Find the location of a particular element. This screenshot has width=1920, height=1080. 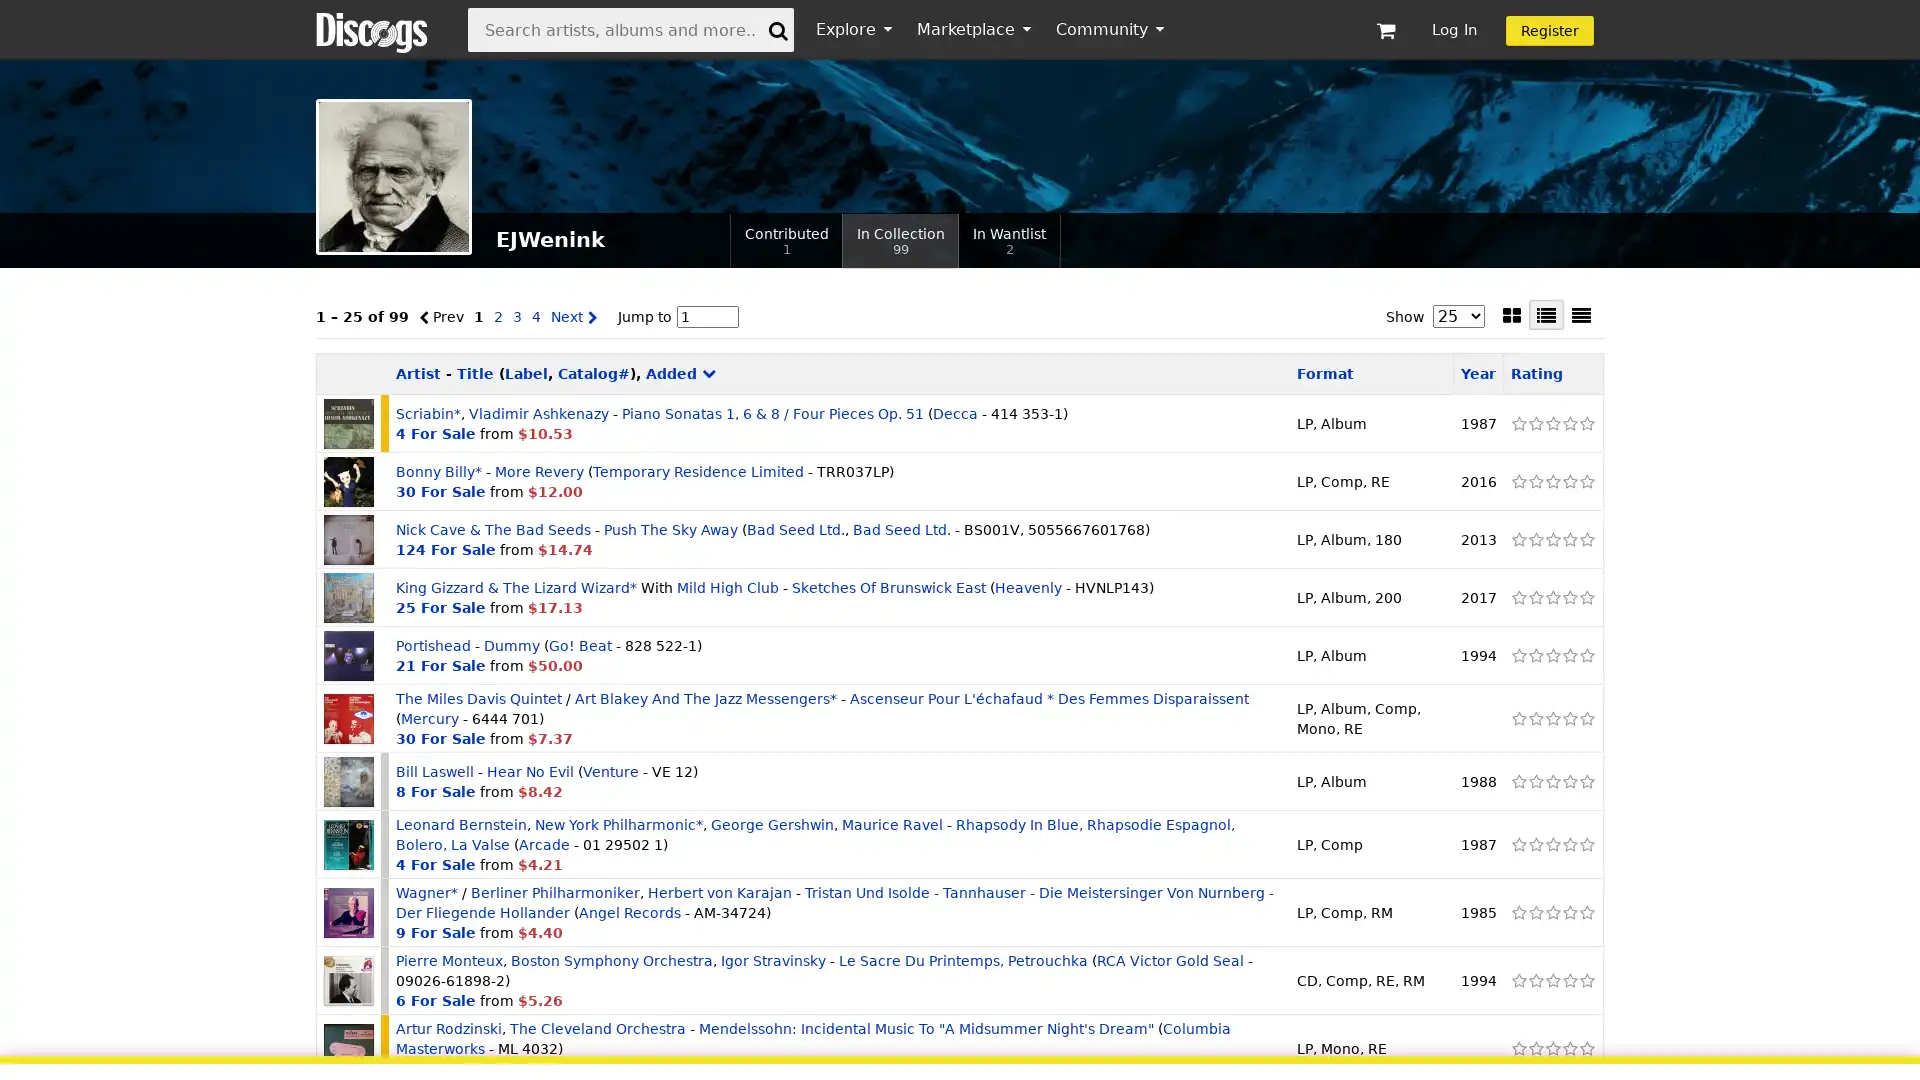

Search is located at coordinates (776, 28).